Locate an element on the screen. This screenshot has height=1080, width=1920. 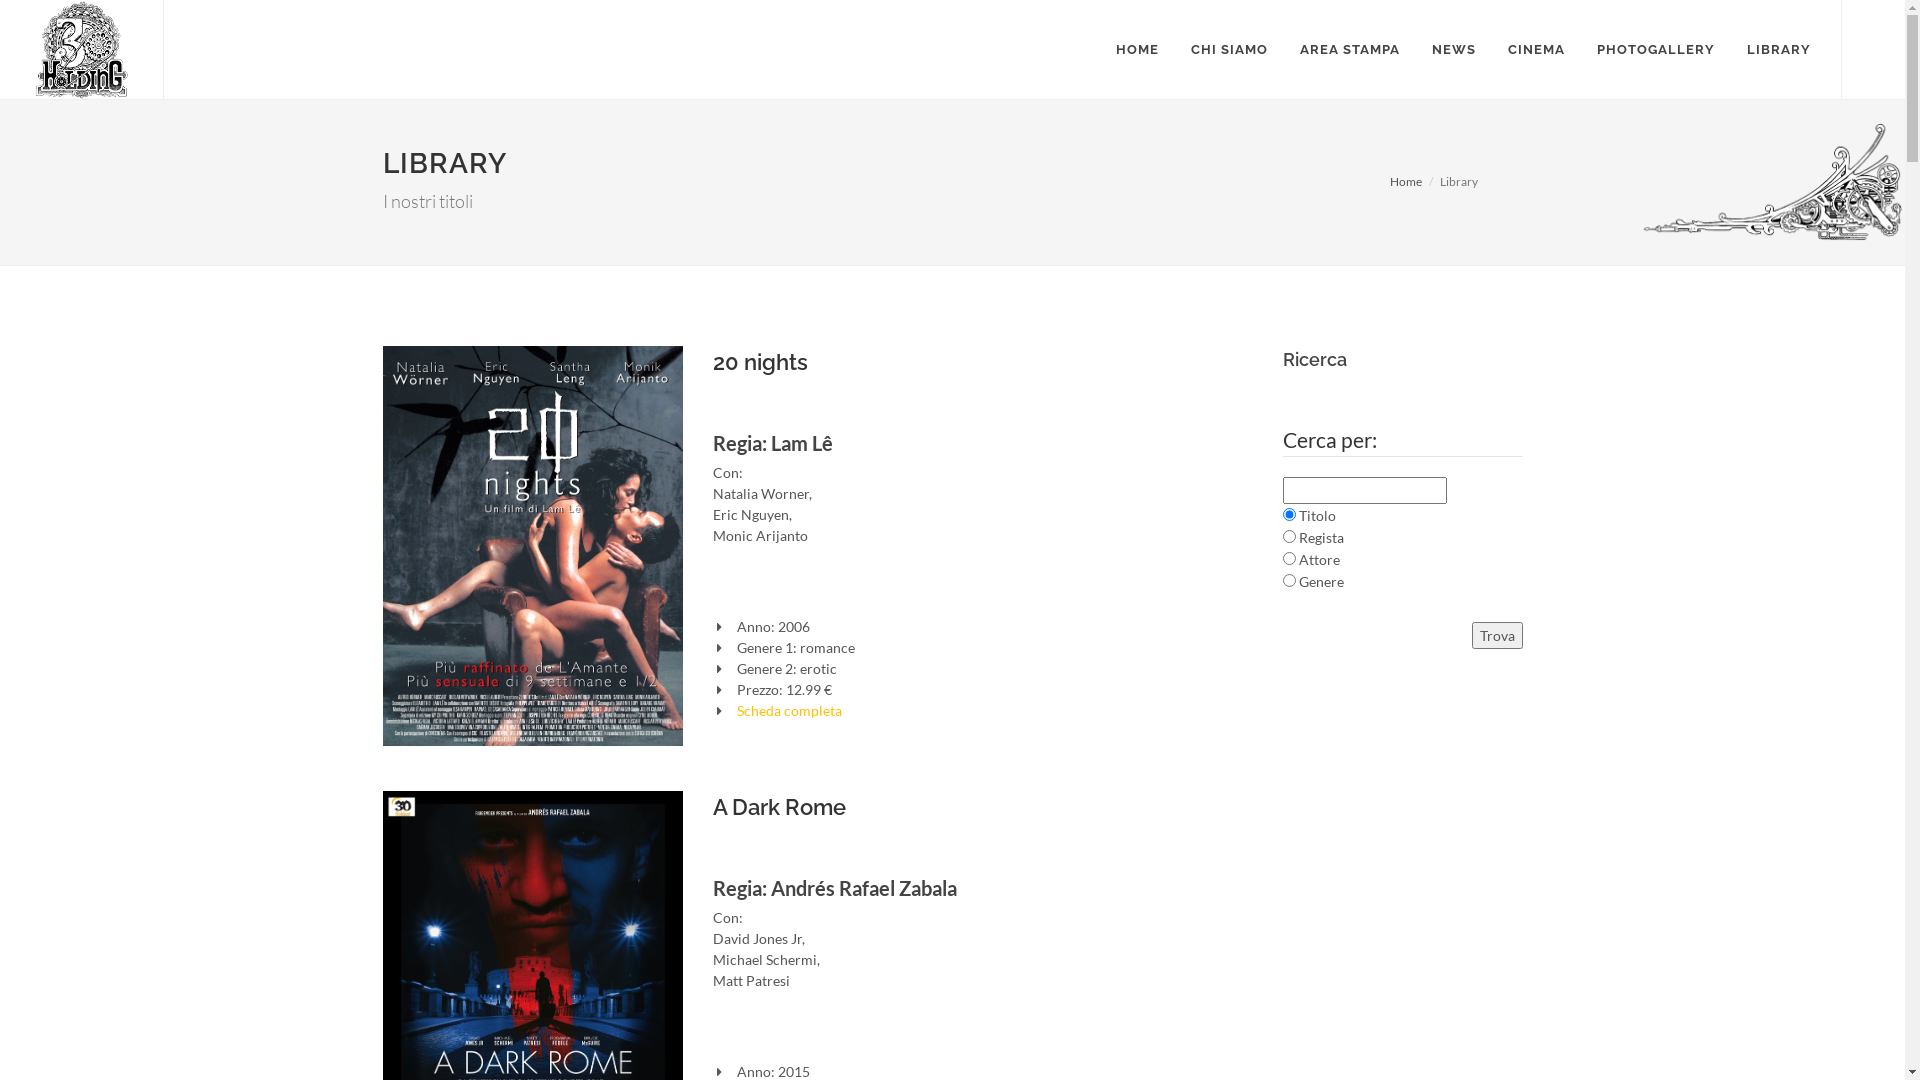
'CINEMA' is located at coordinates (1535, 49).